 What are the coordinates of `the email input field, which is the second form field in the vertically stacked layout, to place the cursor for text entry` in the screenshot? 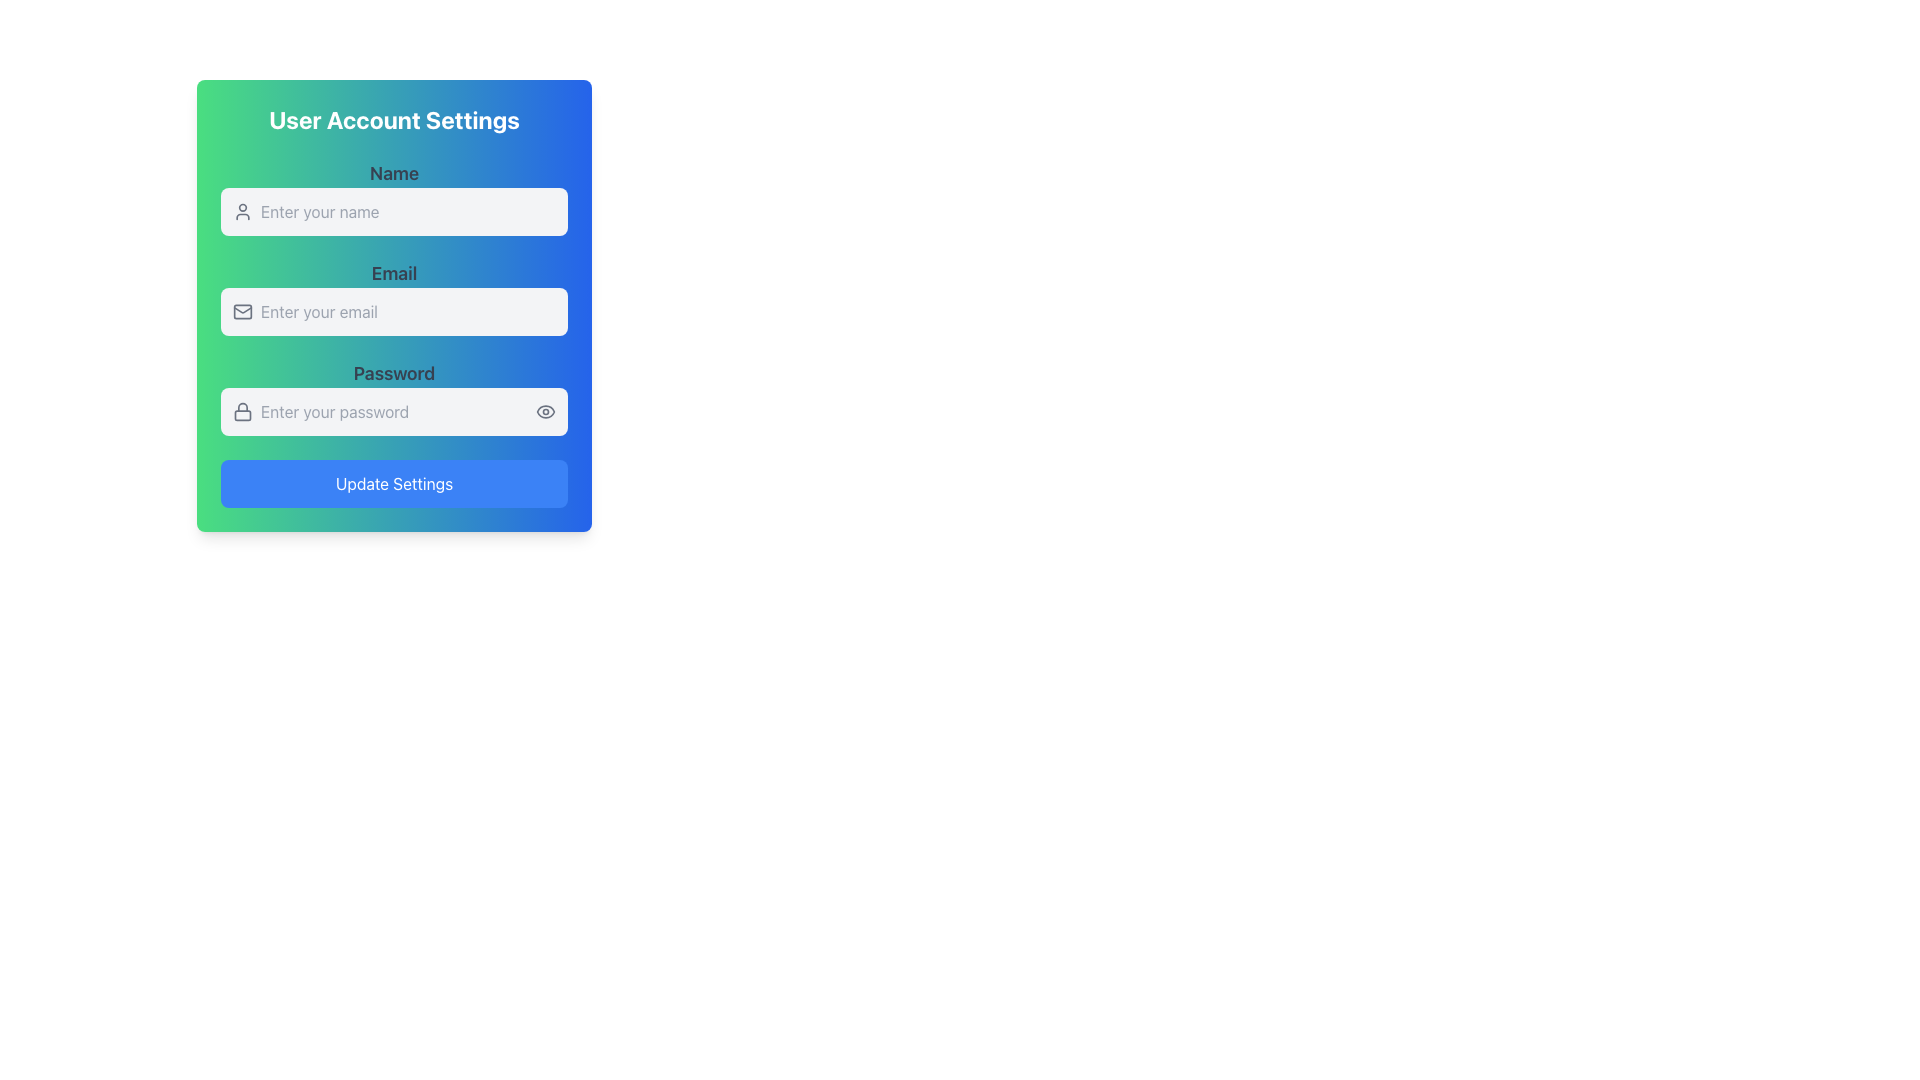 It's located at (394, 297).